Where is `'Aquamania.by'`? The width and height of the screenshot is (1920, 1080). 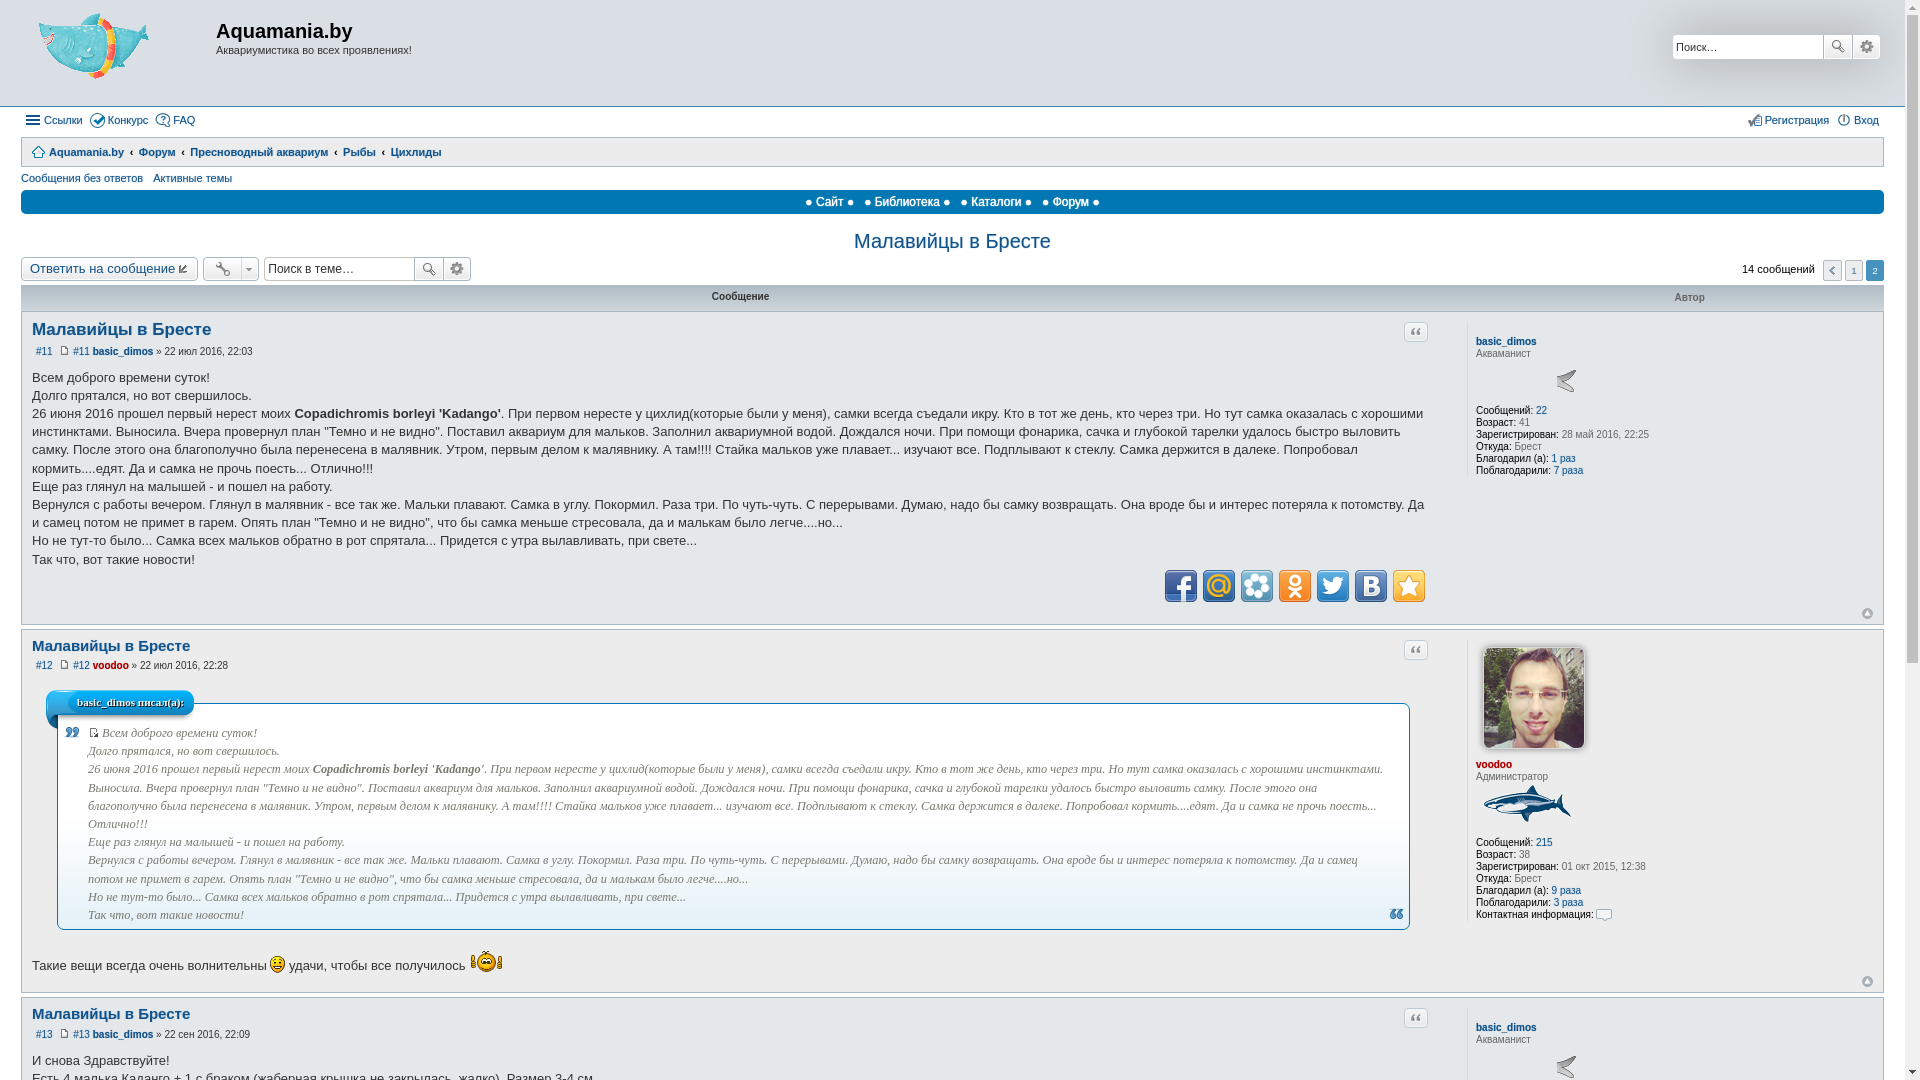 'Aquamania.by' is located at coordinates (77, 150).